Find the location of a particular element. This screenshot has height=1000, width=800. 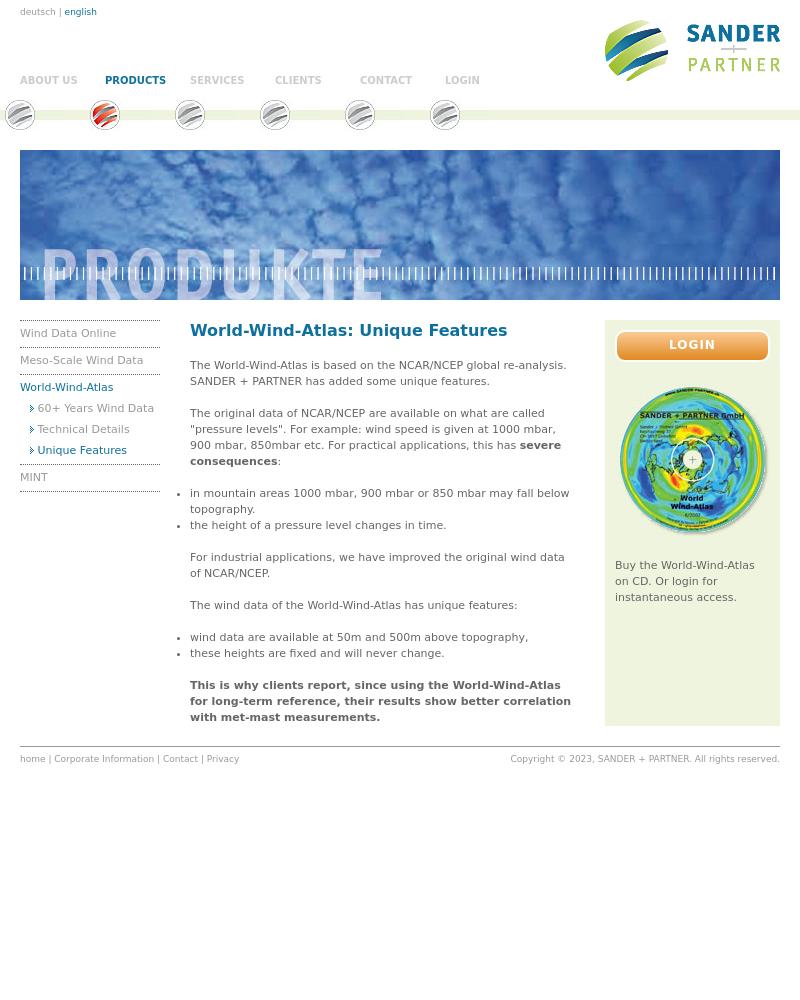

'60+ Years Wind Data' is located at coordinates (95, 408).